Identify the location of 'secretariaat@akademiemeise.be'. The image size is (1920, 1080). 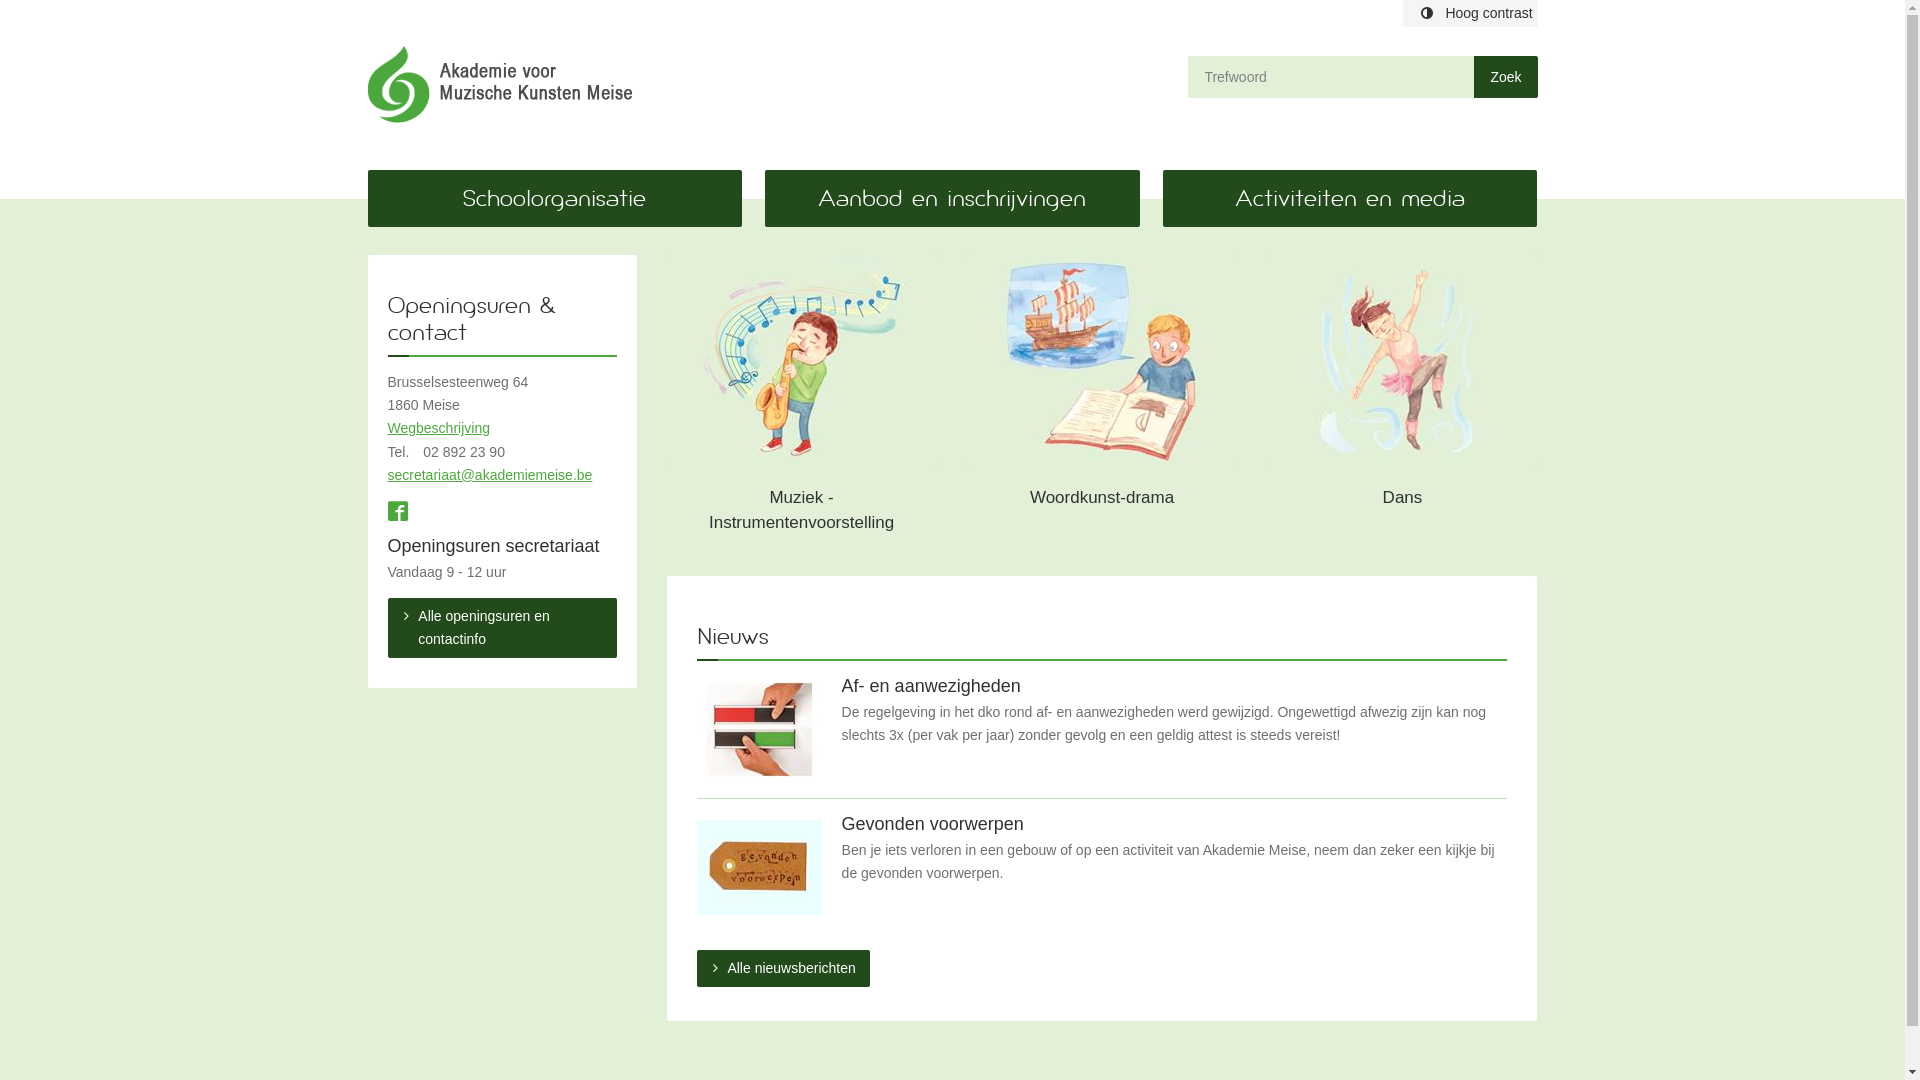
(388, 474).